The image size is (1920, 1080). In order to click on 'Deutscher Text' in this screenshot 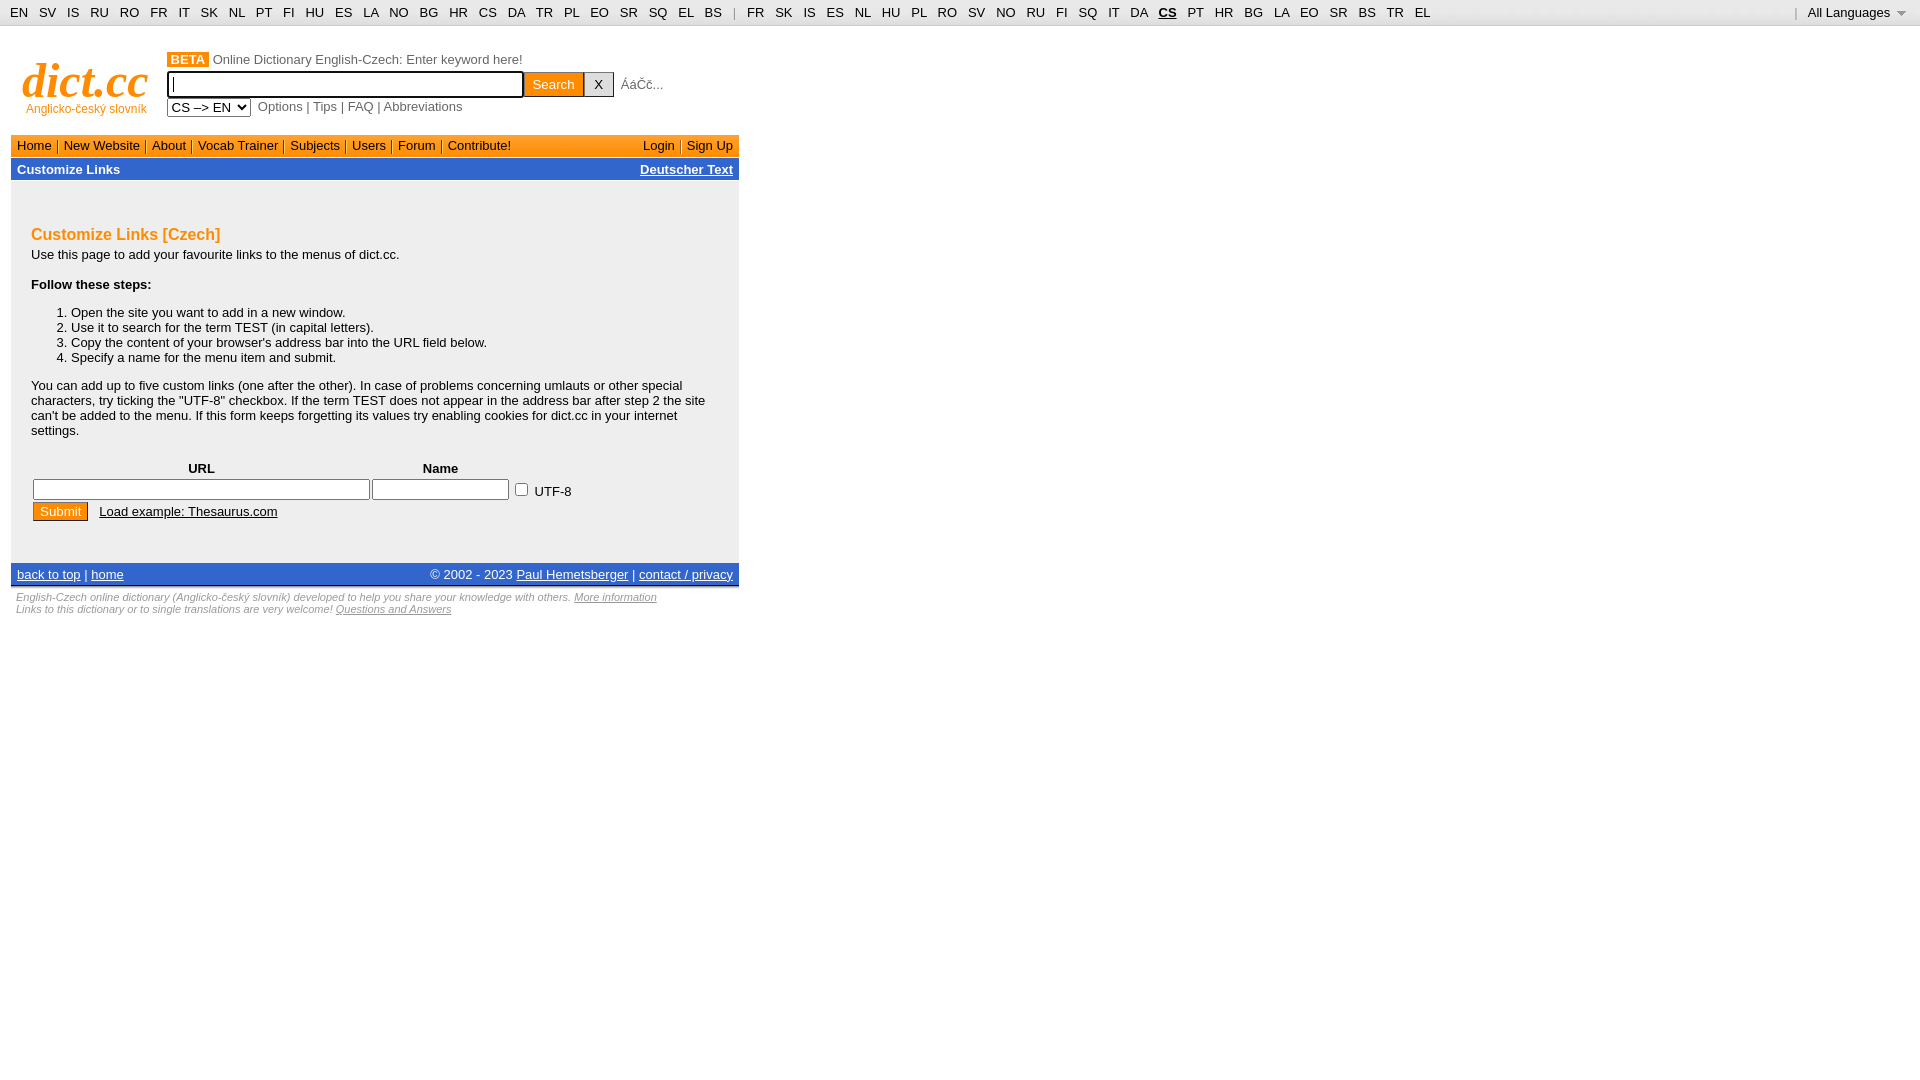, I will do `click(686, 168)`.